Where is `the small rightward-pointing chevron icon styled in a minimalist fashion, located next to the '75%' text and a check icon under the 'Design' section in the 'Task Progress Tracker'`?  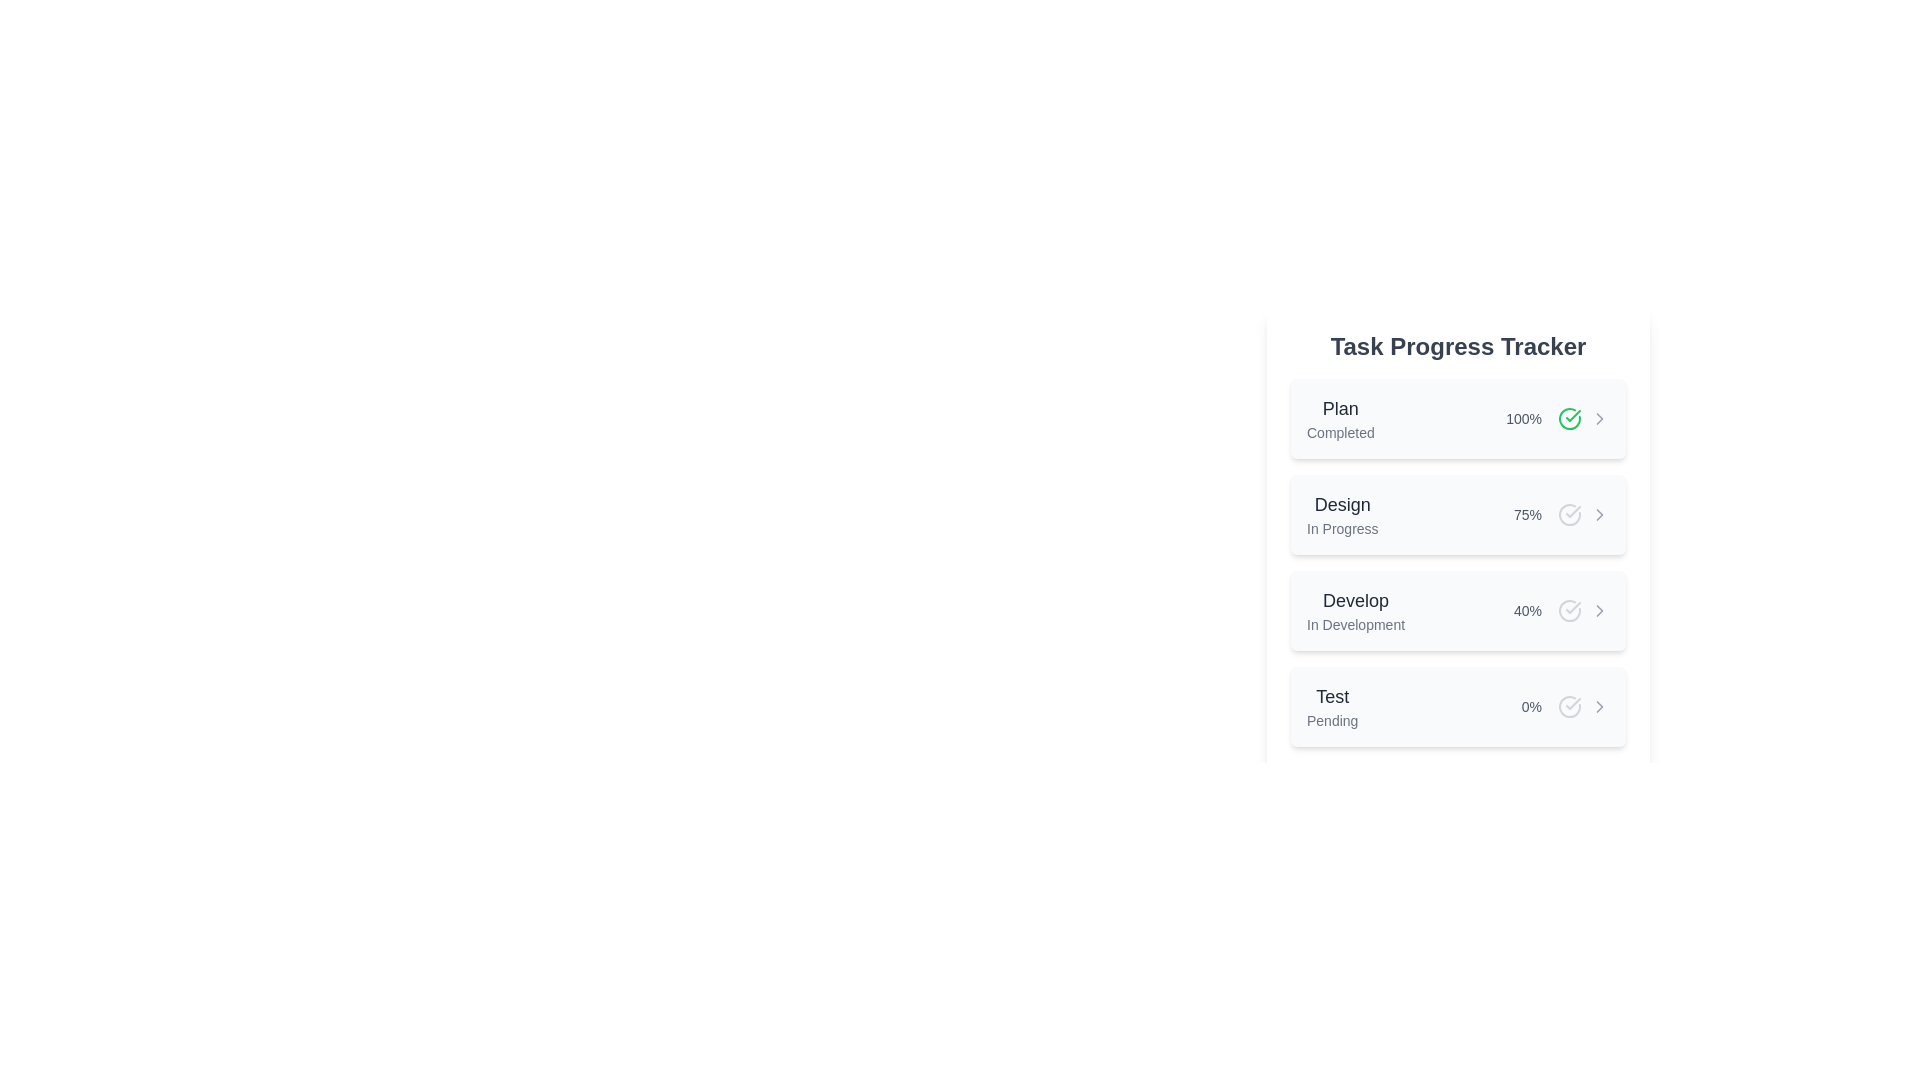
the small rightward-pointing chevron icon styled in a minimalist fashion, located next to the '75%' text and a check icon under the 'Design' section in the 'Task Progress Tracker' is located at coordinates (1598, 514).